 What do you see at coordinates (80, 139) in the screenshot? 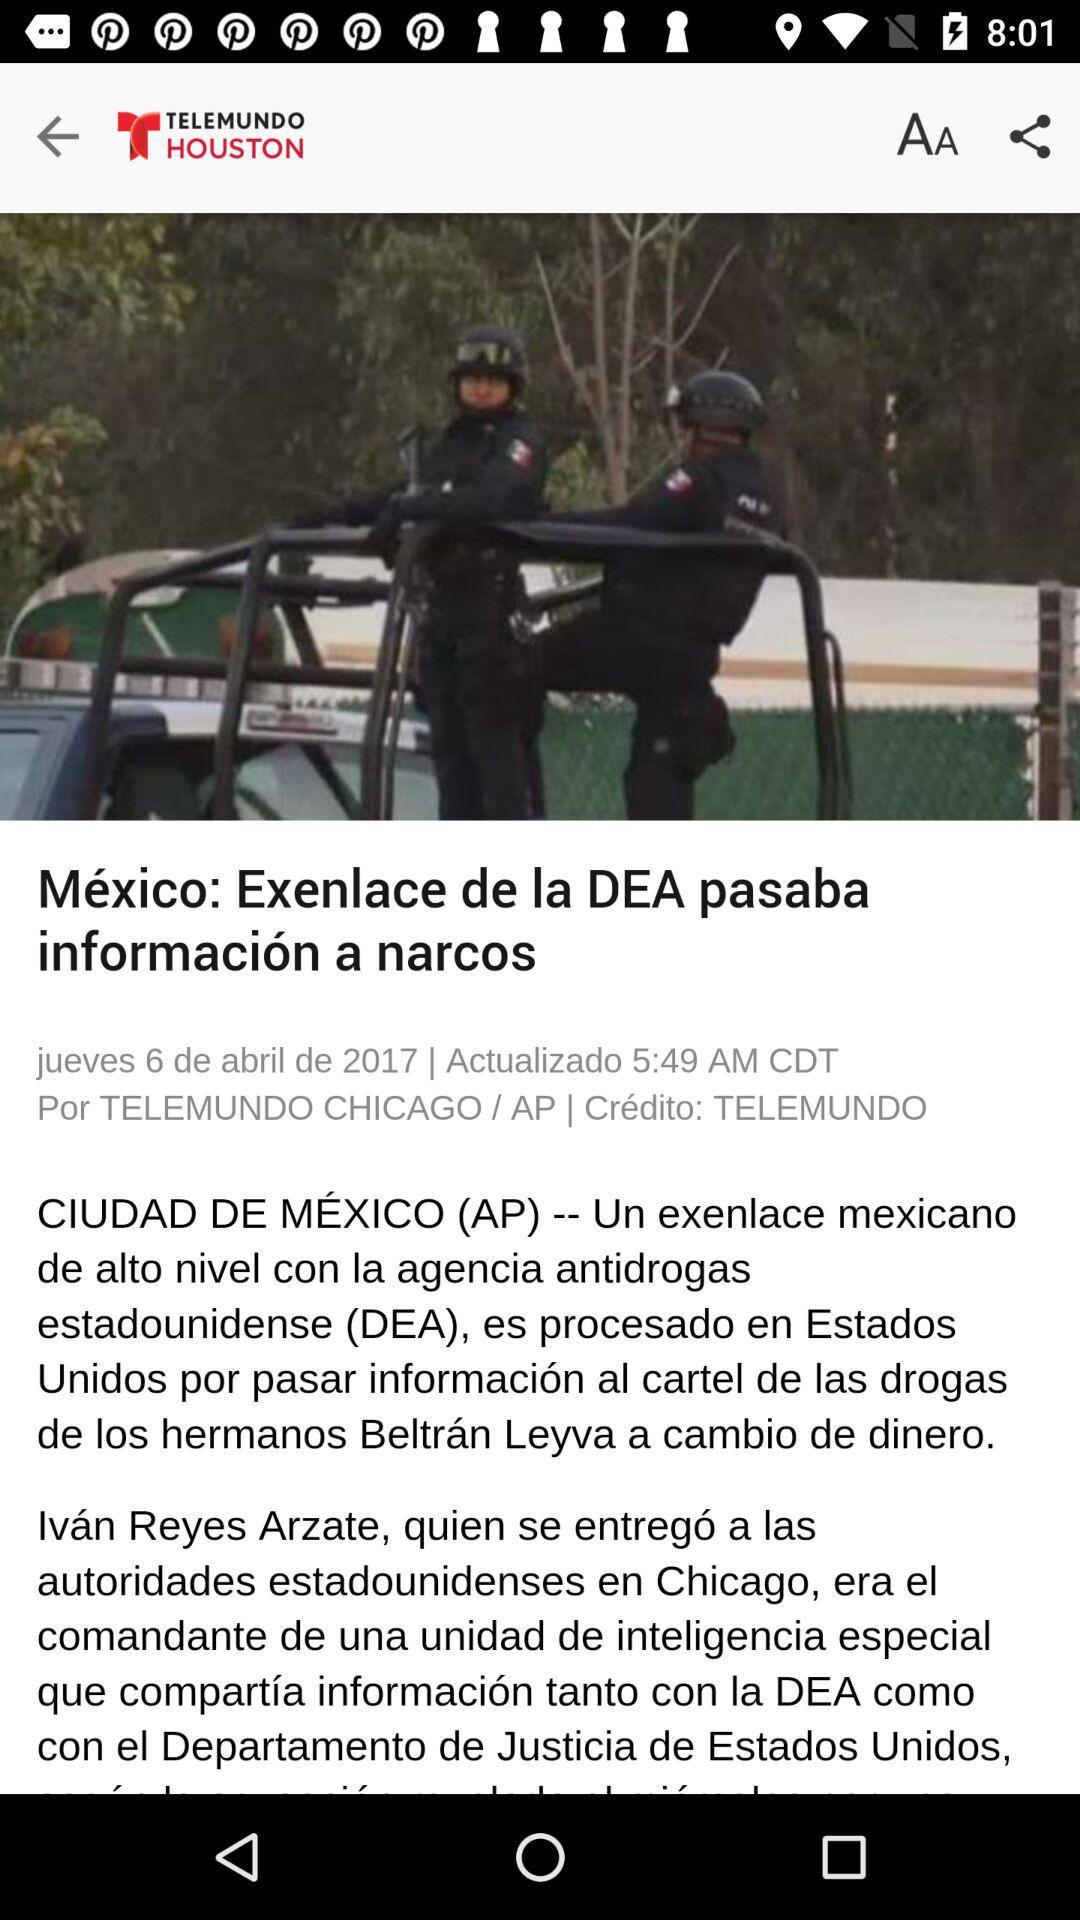
I see `the back arrow in top left corner` at bounding box center [80, 139].